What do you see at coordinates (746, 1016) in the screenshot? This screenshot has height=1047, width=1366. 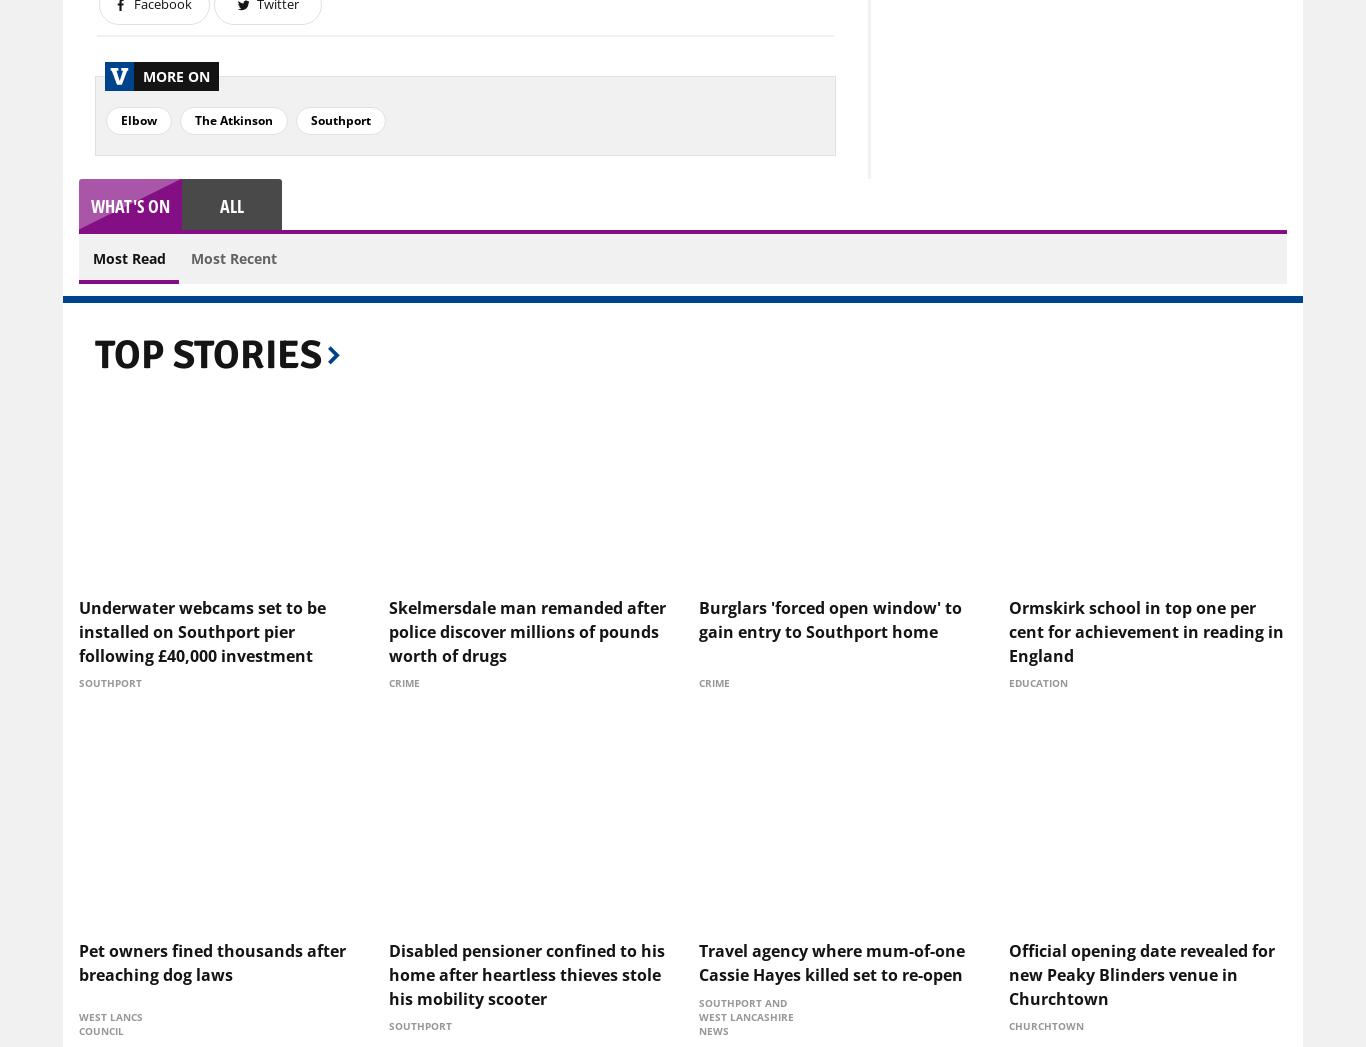 I see `'Southport and West Lancashire News'` at bounding box center [746, 1016].